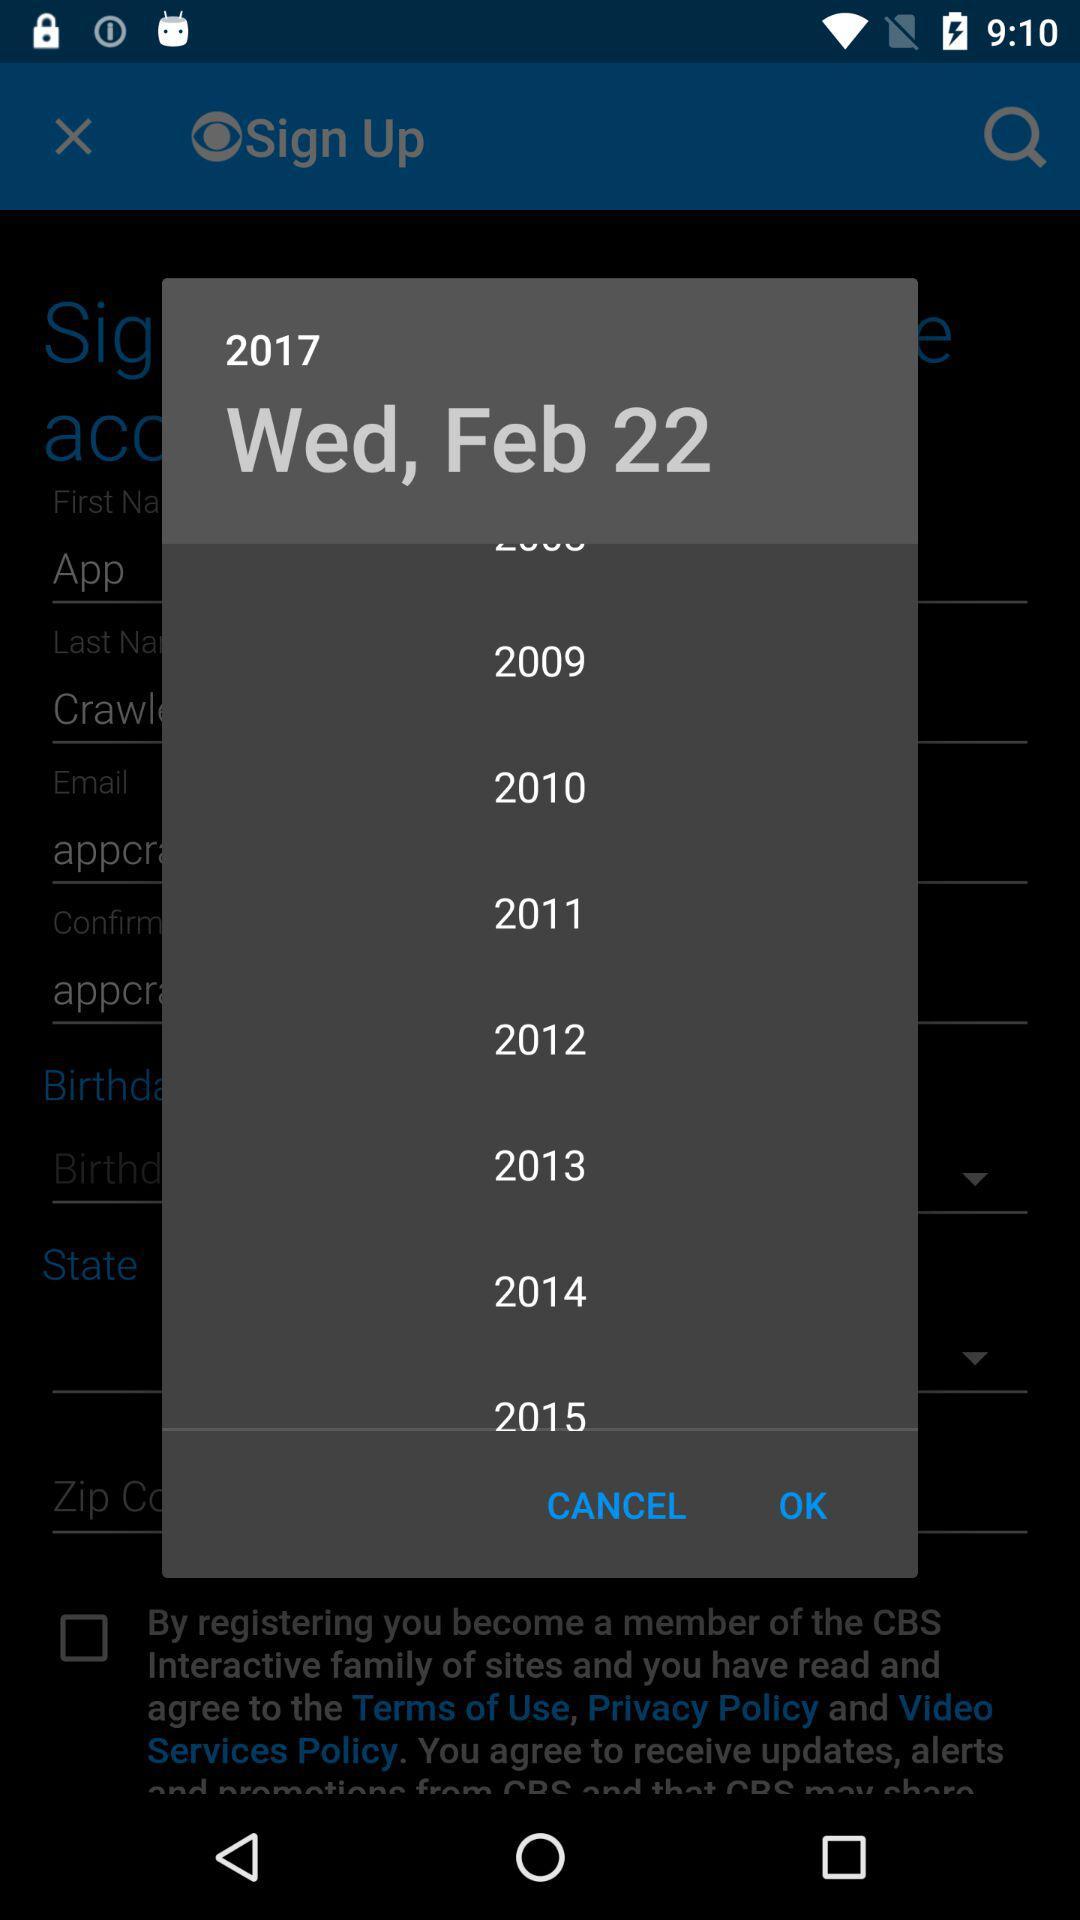 The width and height of the screenshot is (1080, 1920). Describe the element at coordinates (801, 1504) in the screenshot. I see `icon to the right of cancel icon` at that location.